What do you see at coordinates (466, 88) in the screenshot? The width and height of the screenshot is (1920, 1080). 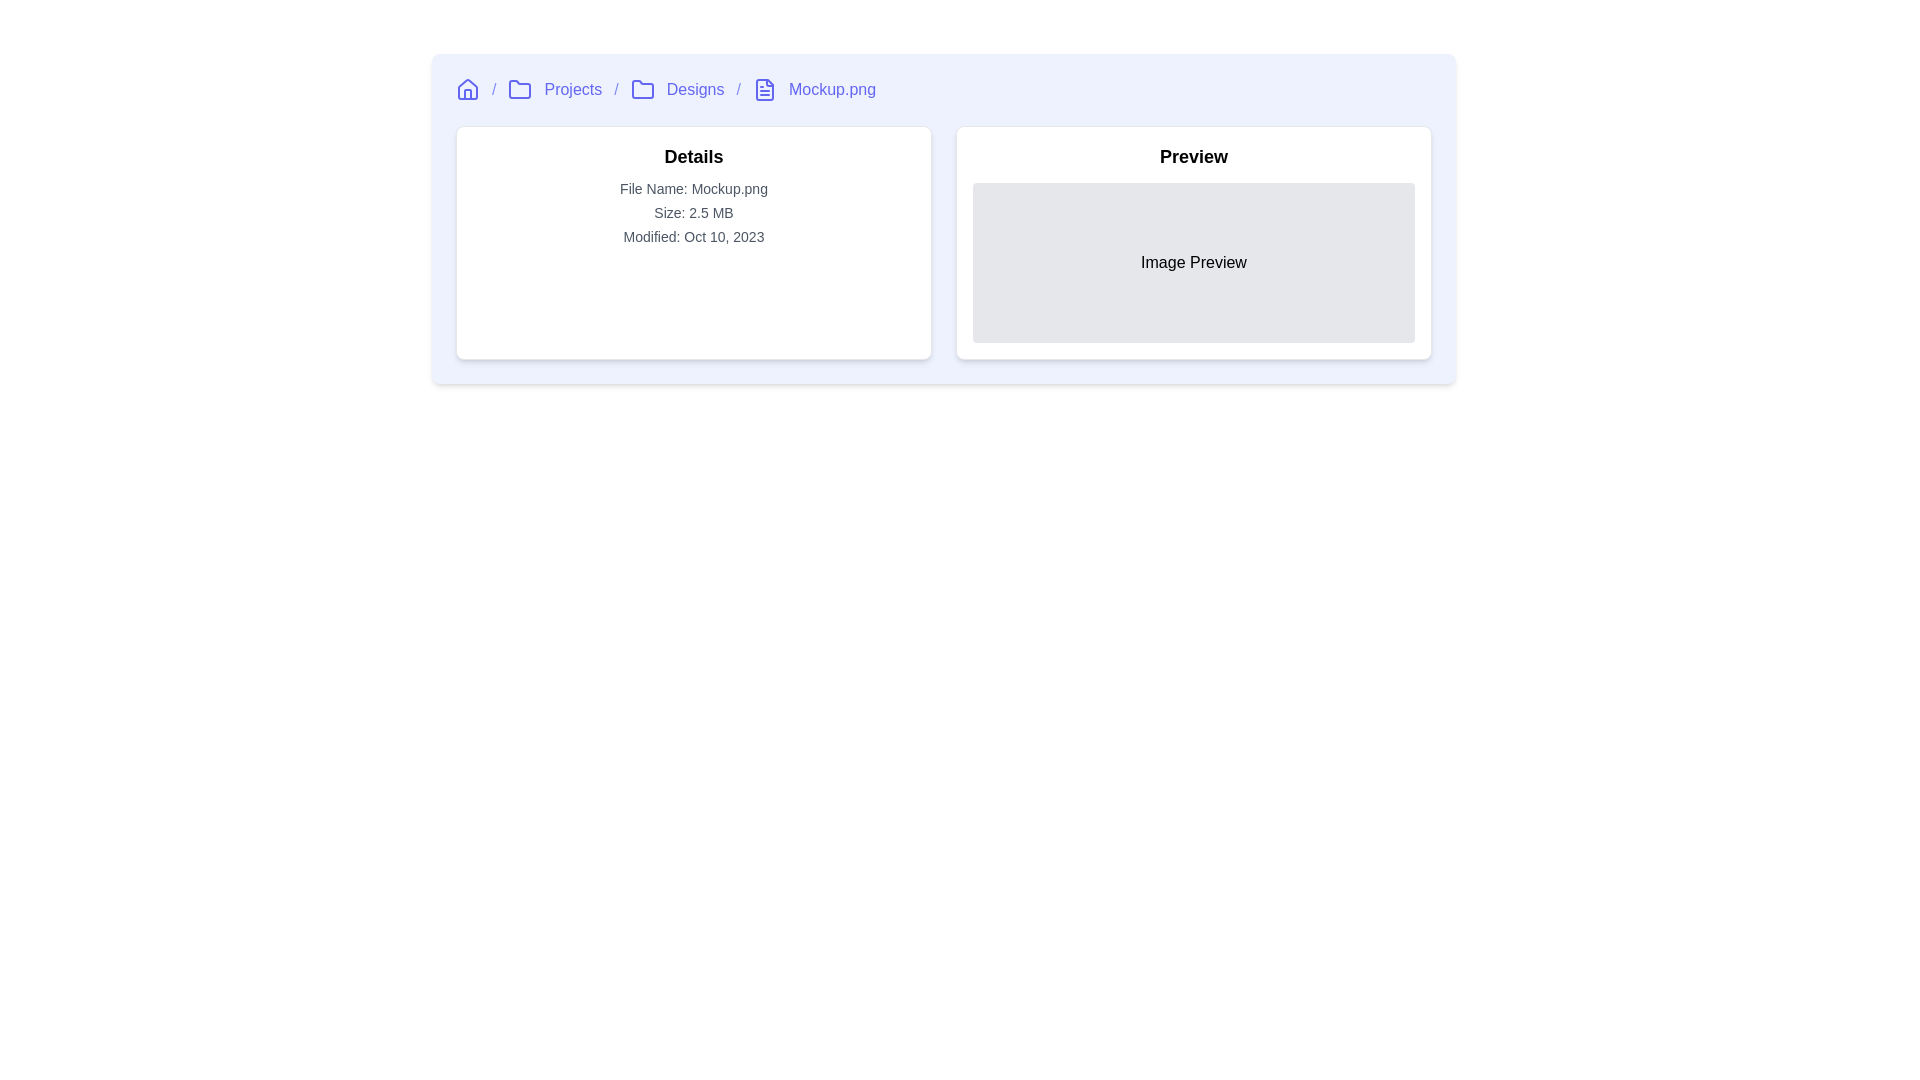 I see `the Home Button icon in the breadcrumb navigation` at bounding box center [466, 88].